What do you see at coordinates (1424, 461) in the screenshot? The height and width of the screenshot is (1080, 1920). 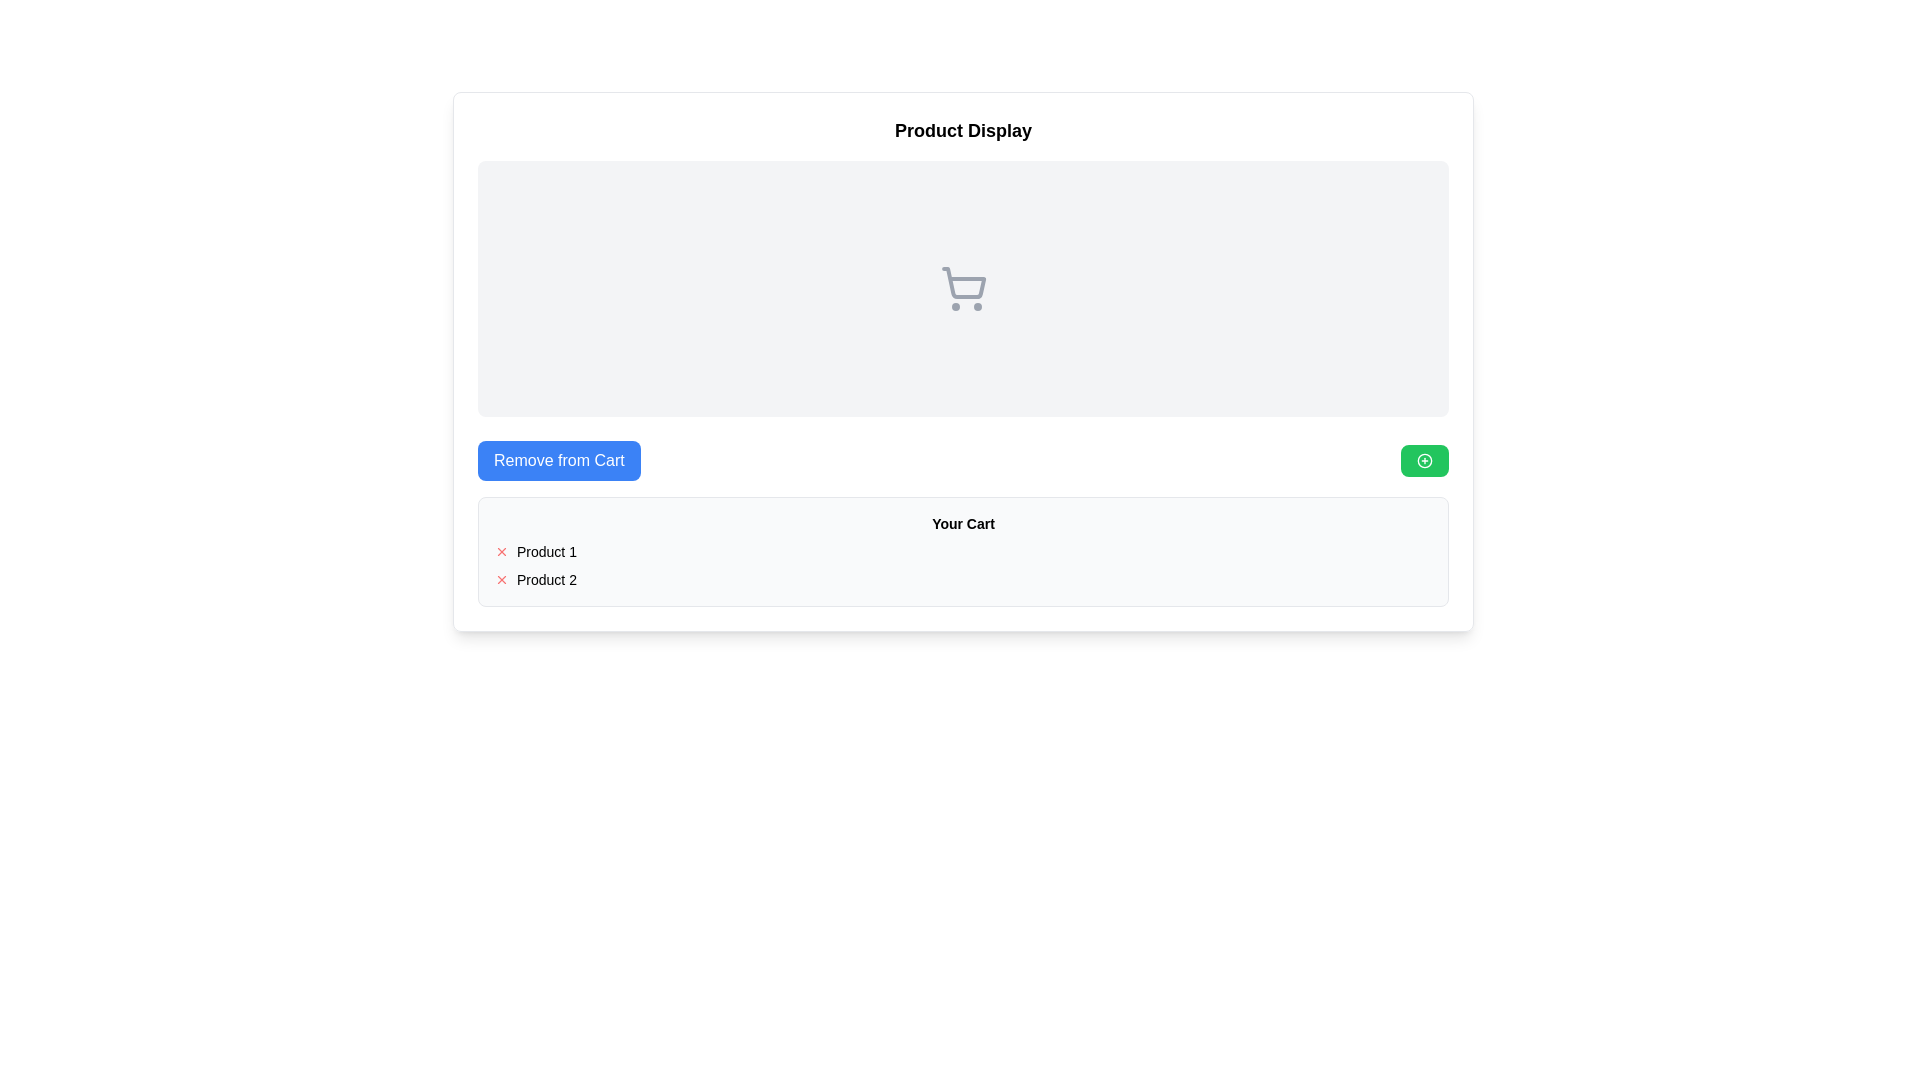 I see `the green button with a plus icon` at bounding box center [1424, 461].